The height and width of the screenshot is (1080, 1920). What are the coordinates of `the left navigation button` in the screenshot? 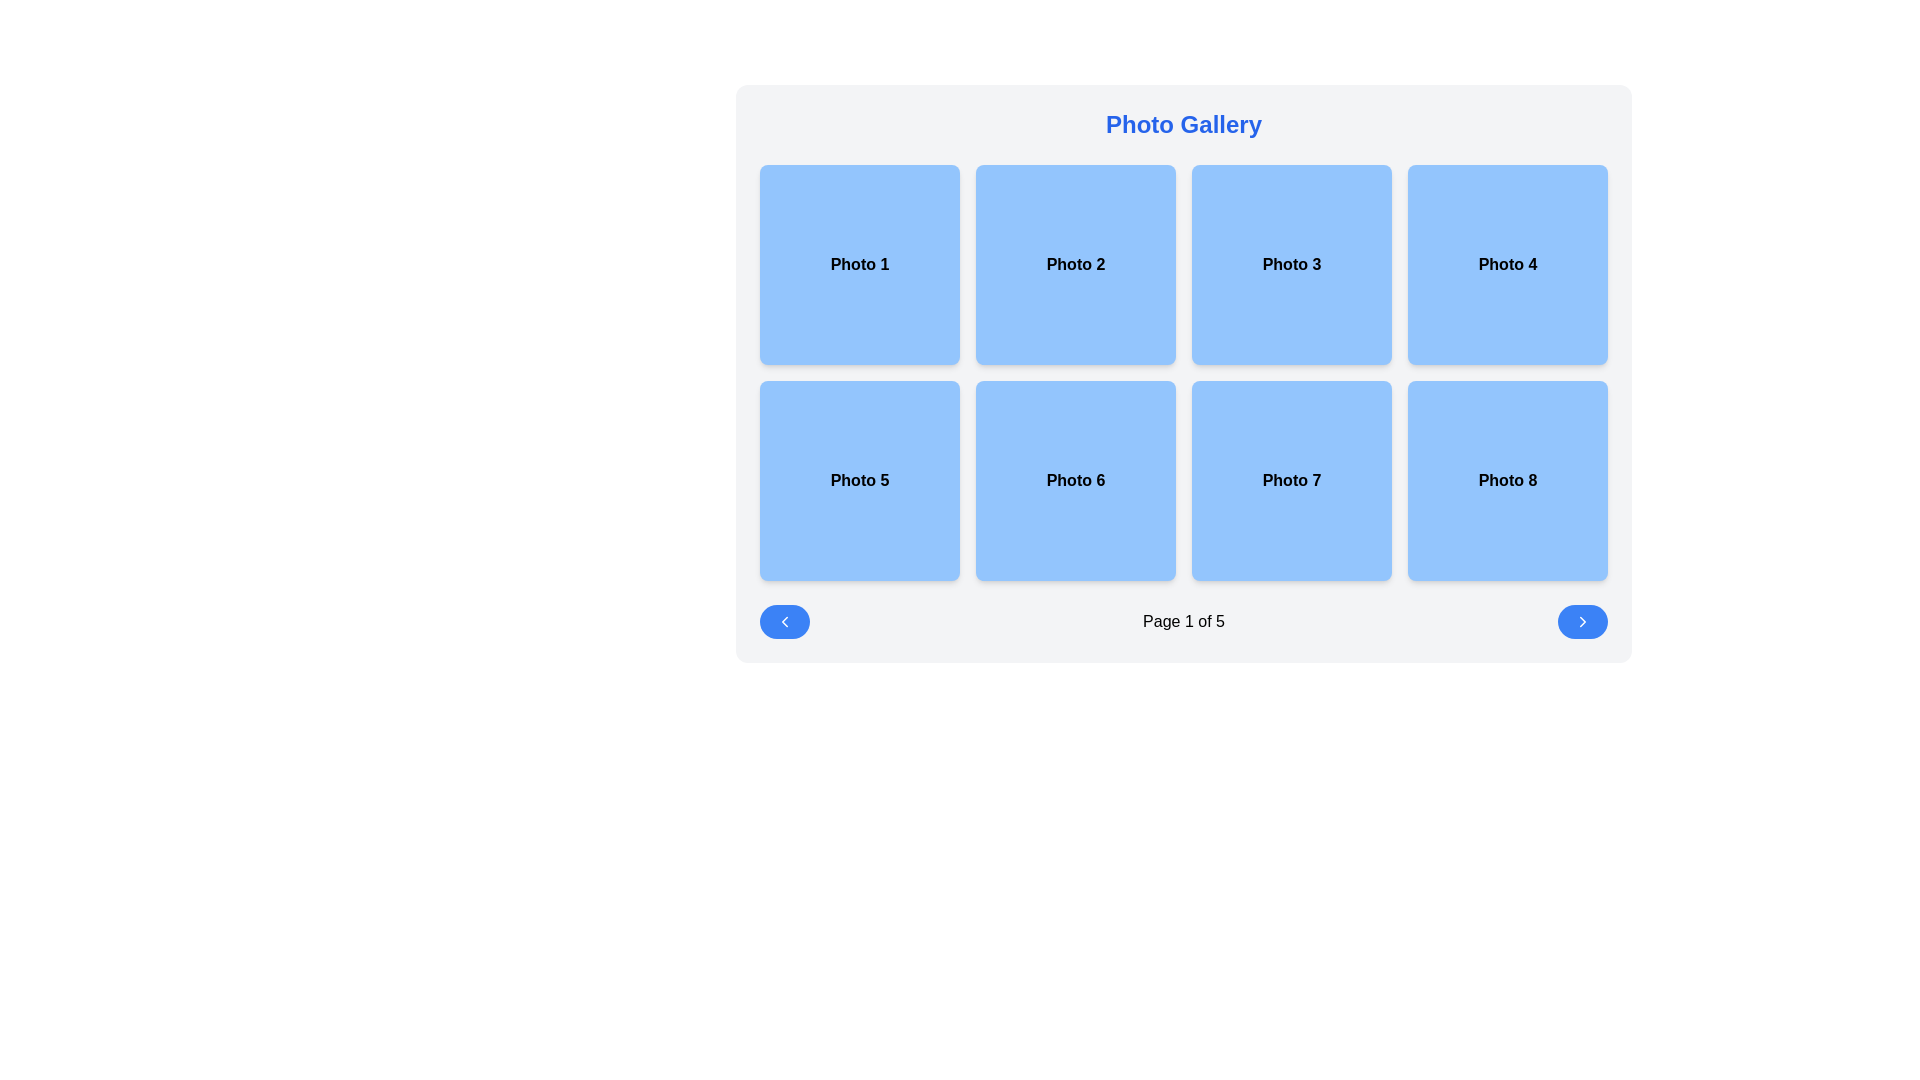 It's located at (784, 620).